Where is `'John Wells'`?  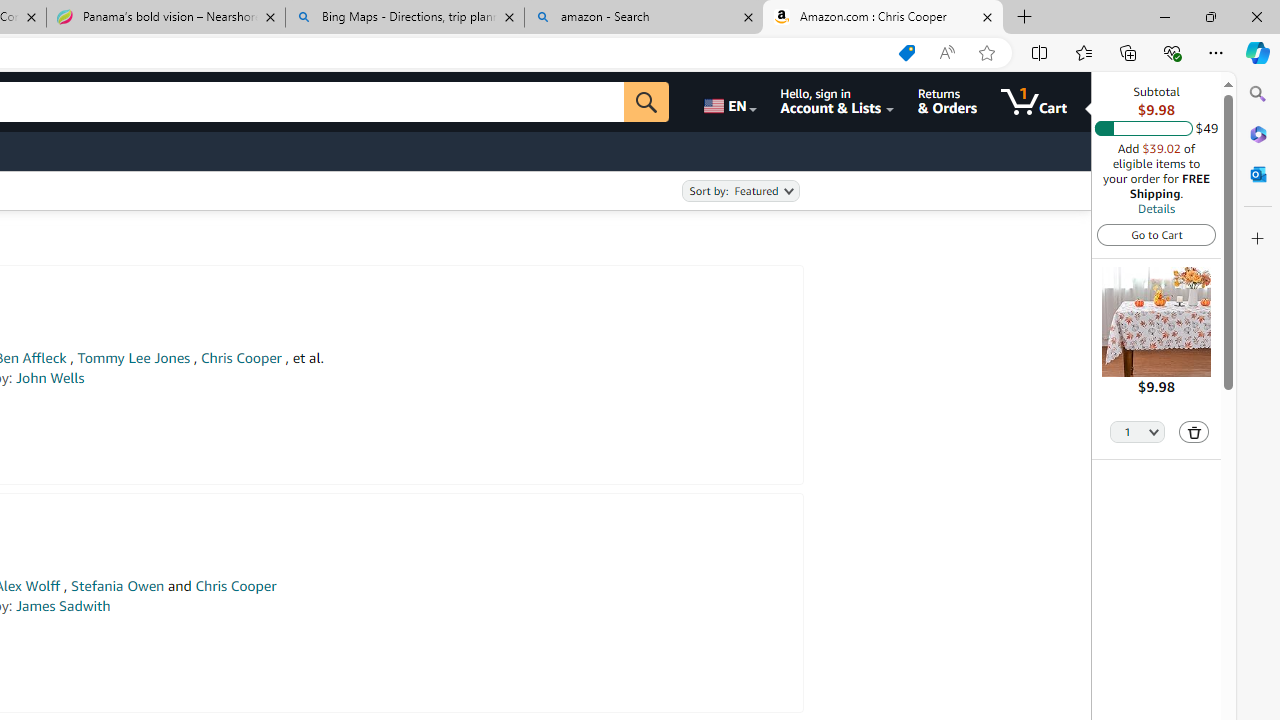 'John Wells' is located at coordinates (49, 378).